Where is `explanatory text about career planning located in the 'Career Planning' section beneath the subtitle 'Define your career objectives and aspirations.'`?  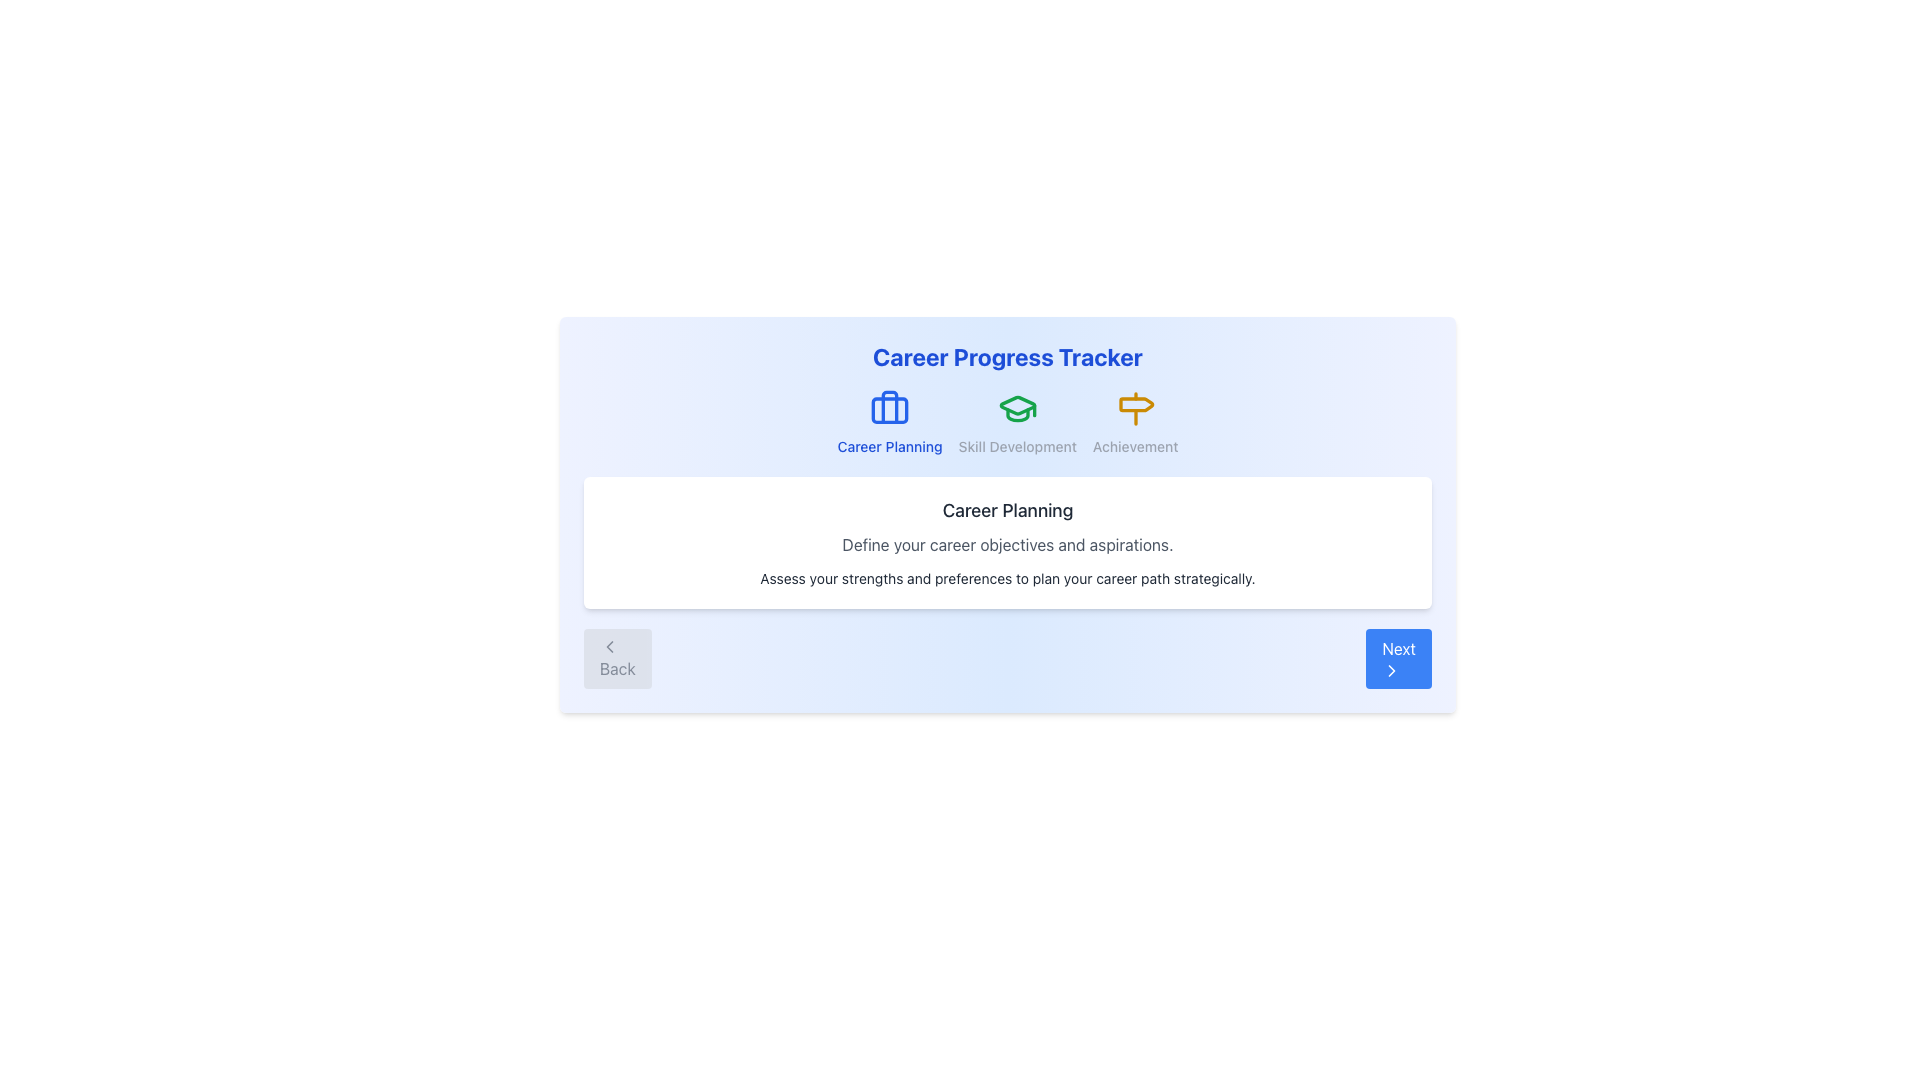
explanatory text about career planning located in the 'Career Planning' section beneath the subtitle 'Define your career objectives and aspirations.' is located at coordinates (1008, 578).